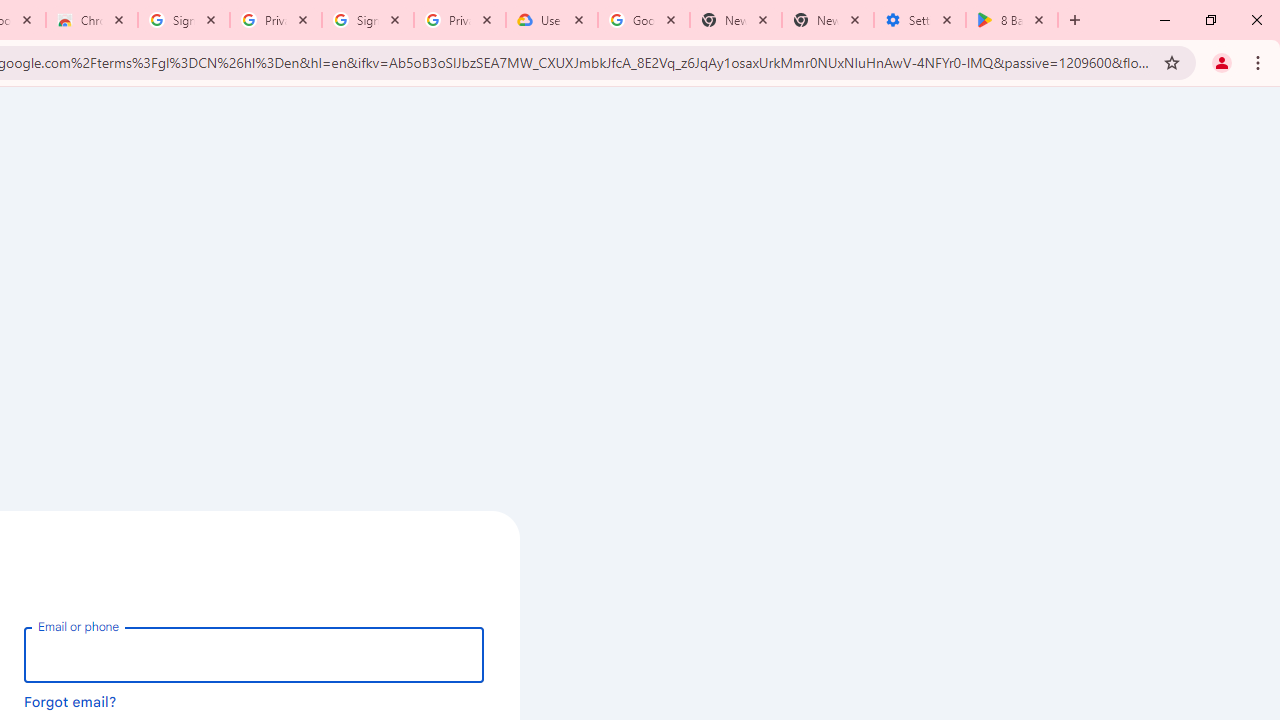 Image resolution: width=1280 pixels, height=720 pixels. Describe the element at coordinates (91, 20) in the screenshot. I see `'Chrome Web Store - Color themes by Chrome'` at that location.